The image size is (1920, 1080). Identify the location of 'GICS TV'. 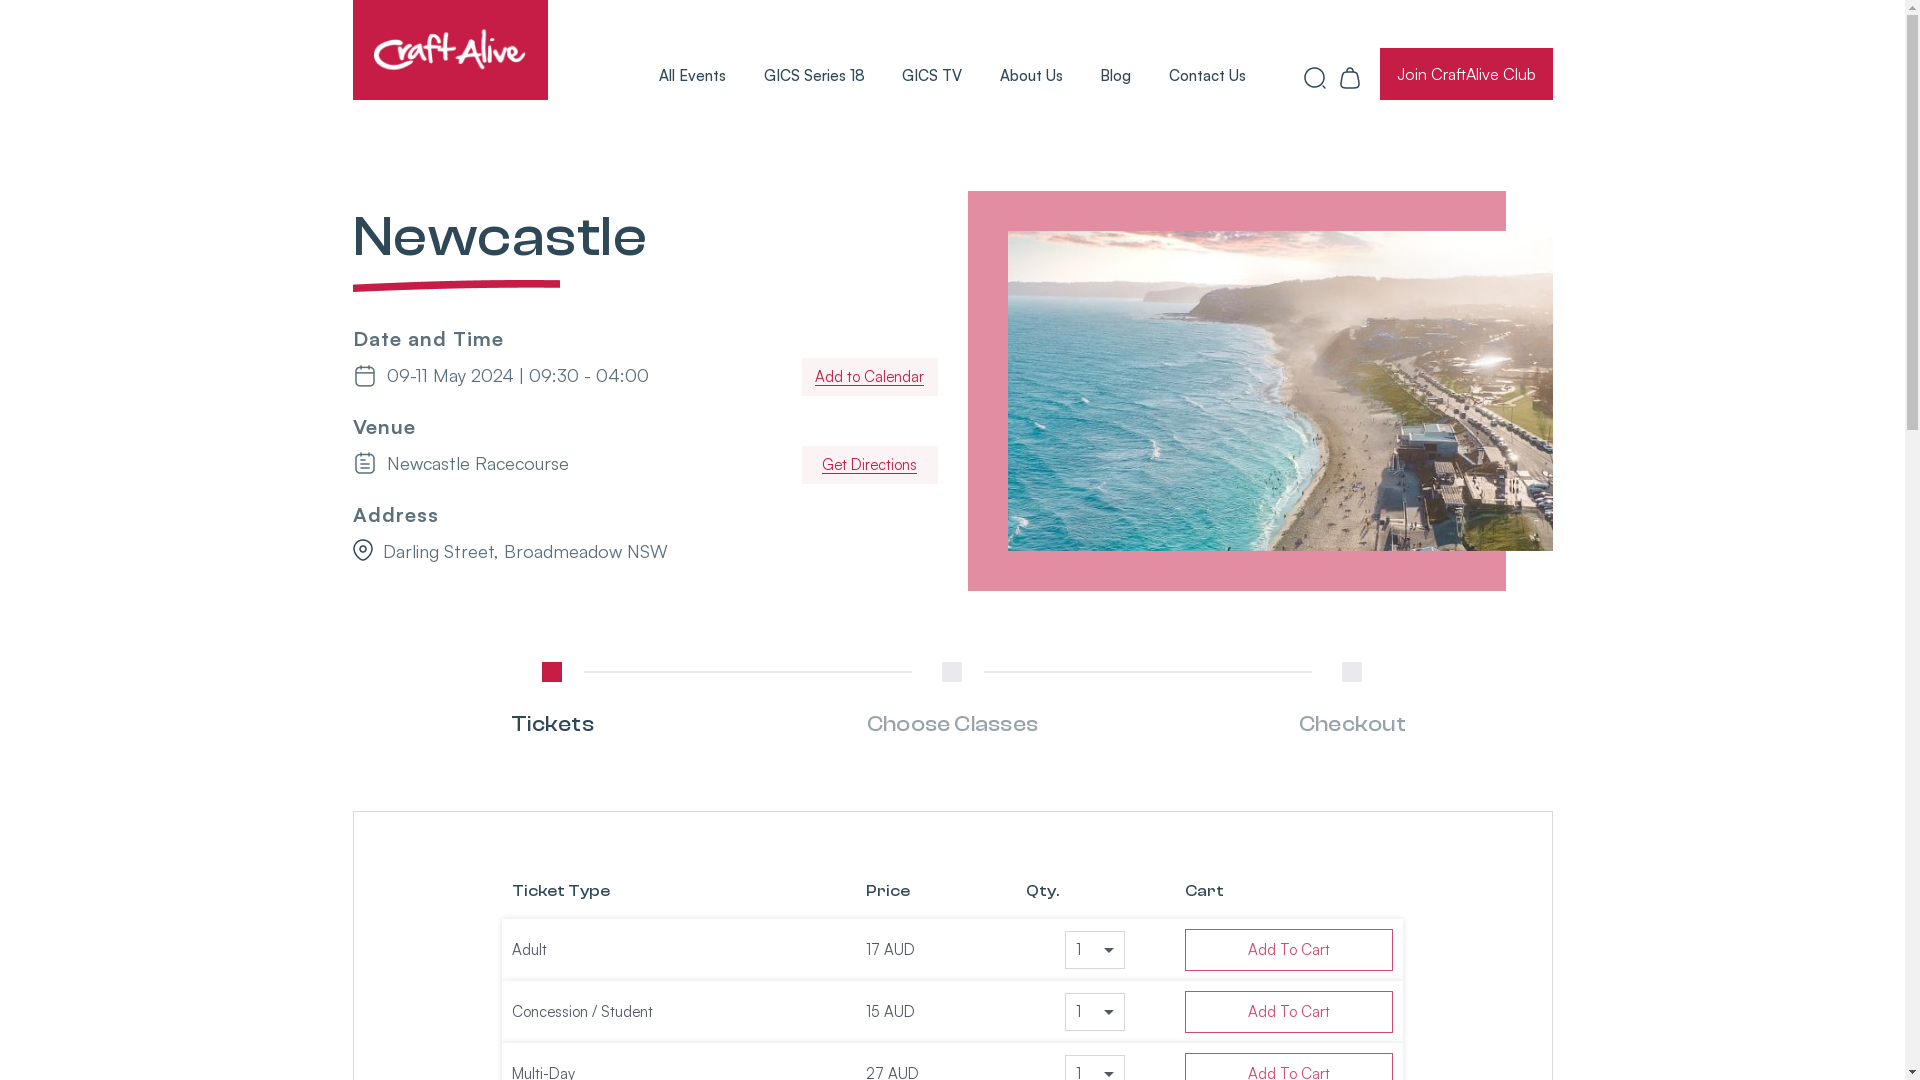
(930, 75).